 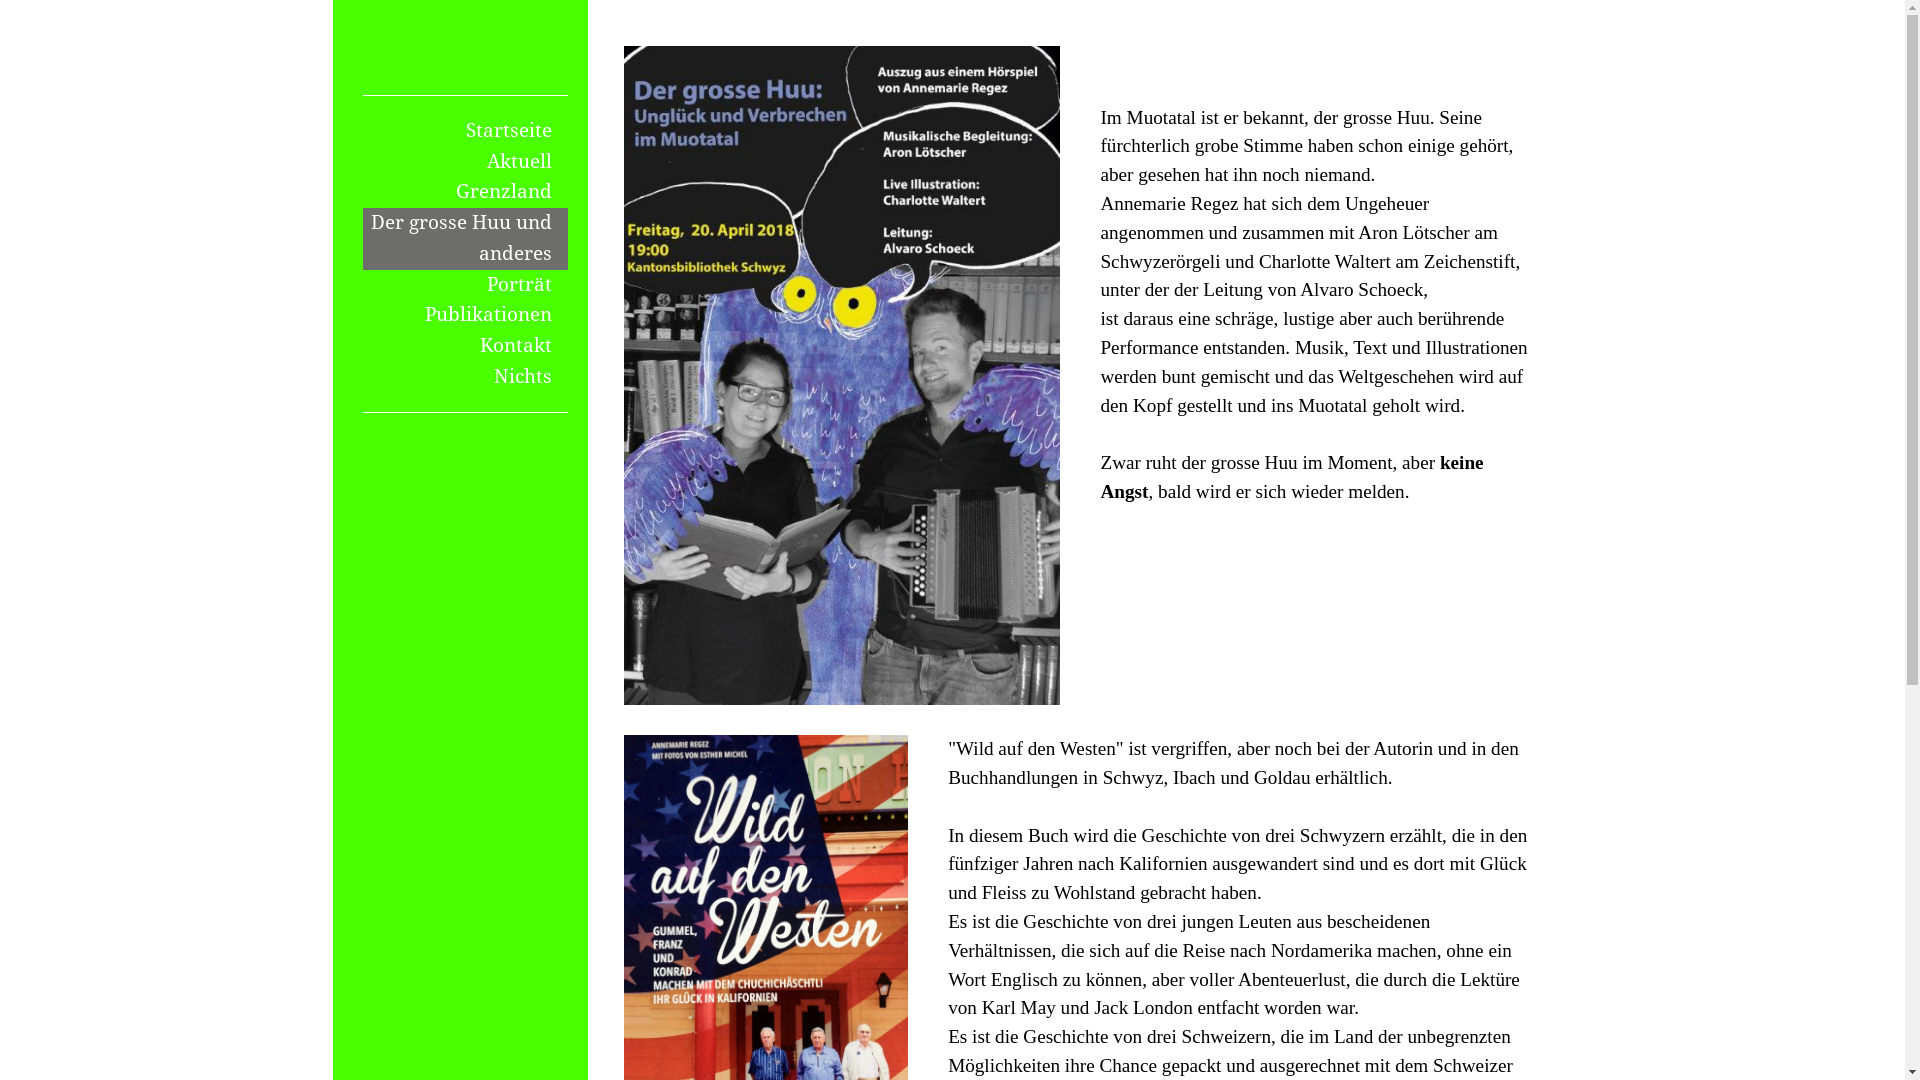 I want to click on 'Aktuell', so click(x=361, y=161).